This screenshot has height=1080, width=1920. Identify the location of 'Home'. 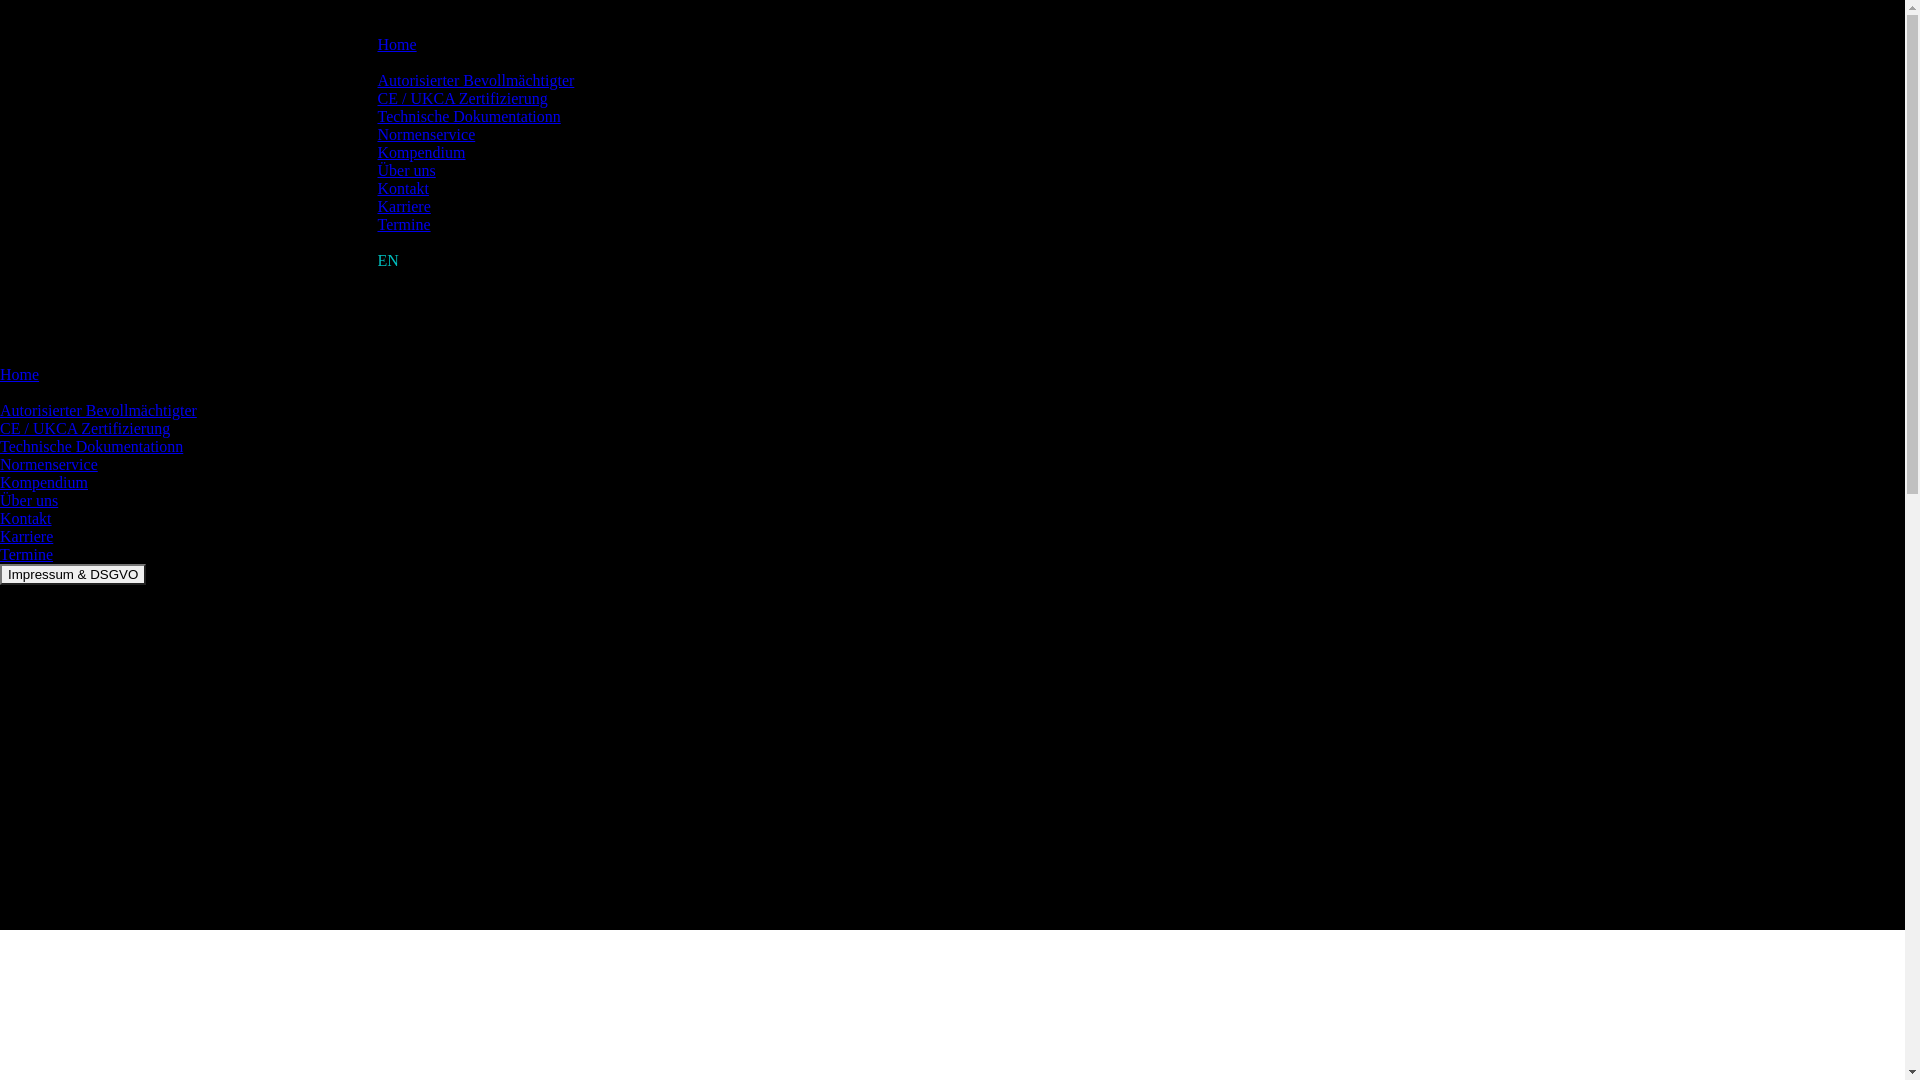
(19, 374).